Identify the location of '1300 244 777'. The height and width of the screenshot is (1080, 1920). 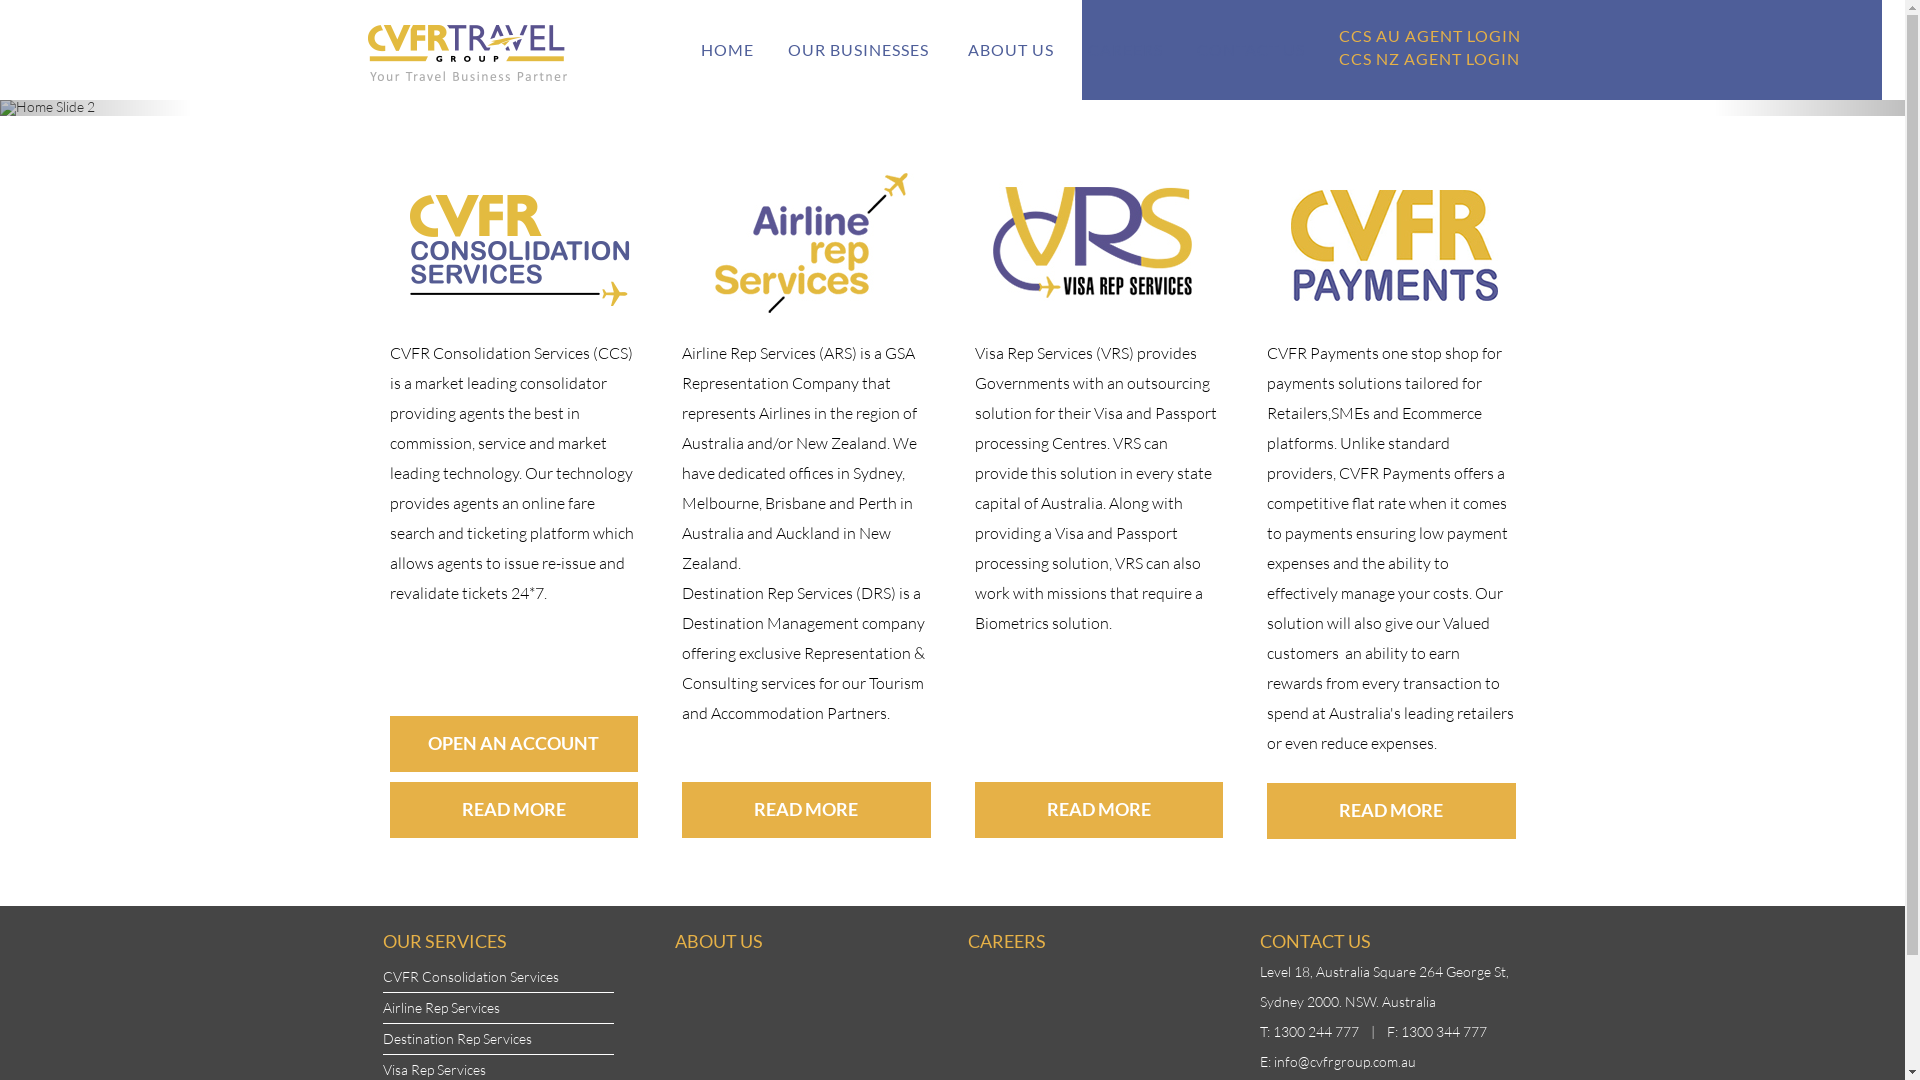
(1315, 1031).